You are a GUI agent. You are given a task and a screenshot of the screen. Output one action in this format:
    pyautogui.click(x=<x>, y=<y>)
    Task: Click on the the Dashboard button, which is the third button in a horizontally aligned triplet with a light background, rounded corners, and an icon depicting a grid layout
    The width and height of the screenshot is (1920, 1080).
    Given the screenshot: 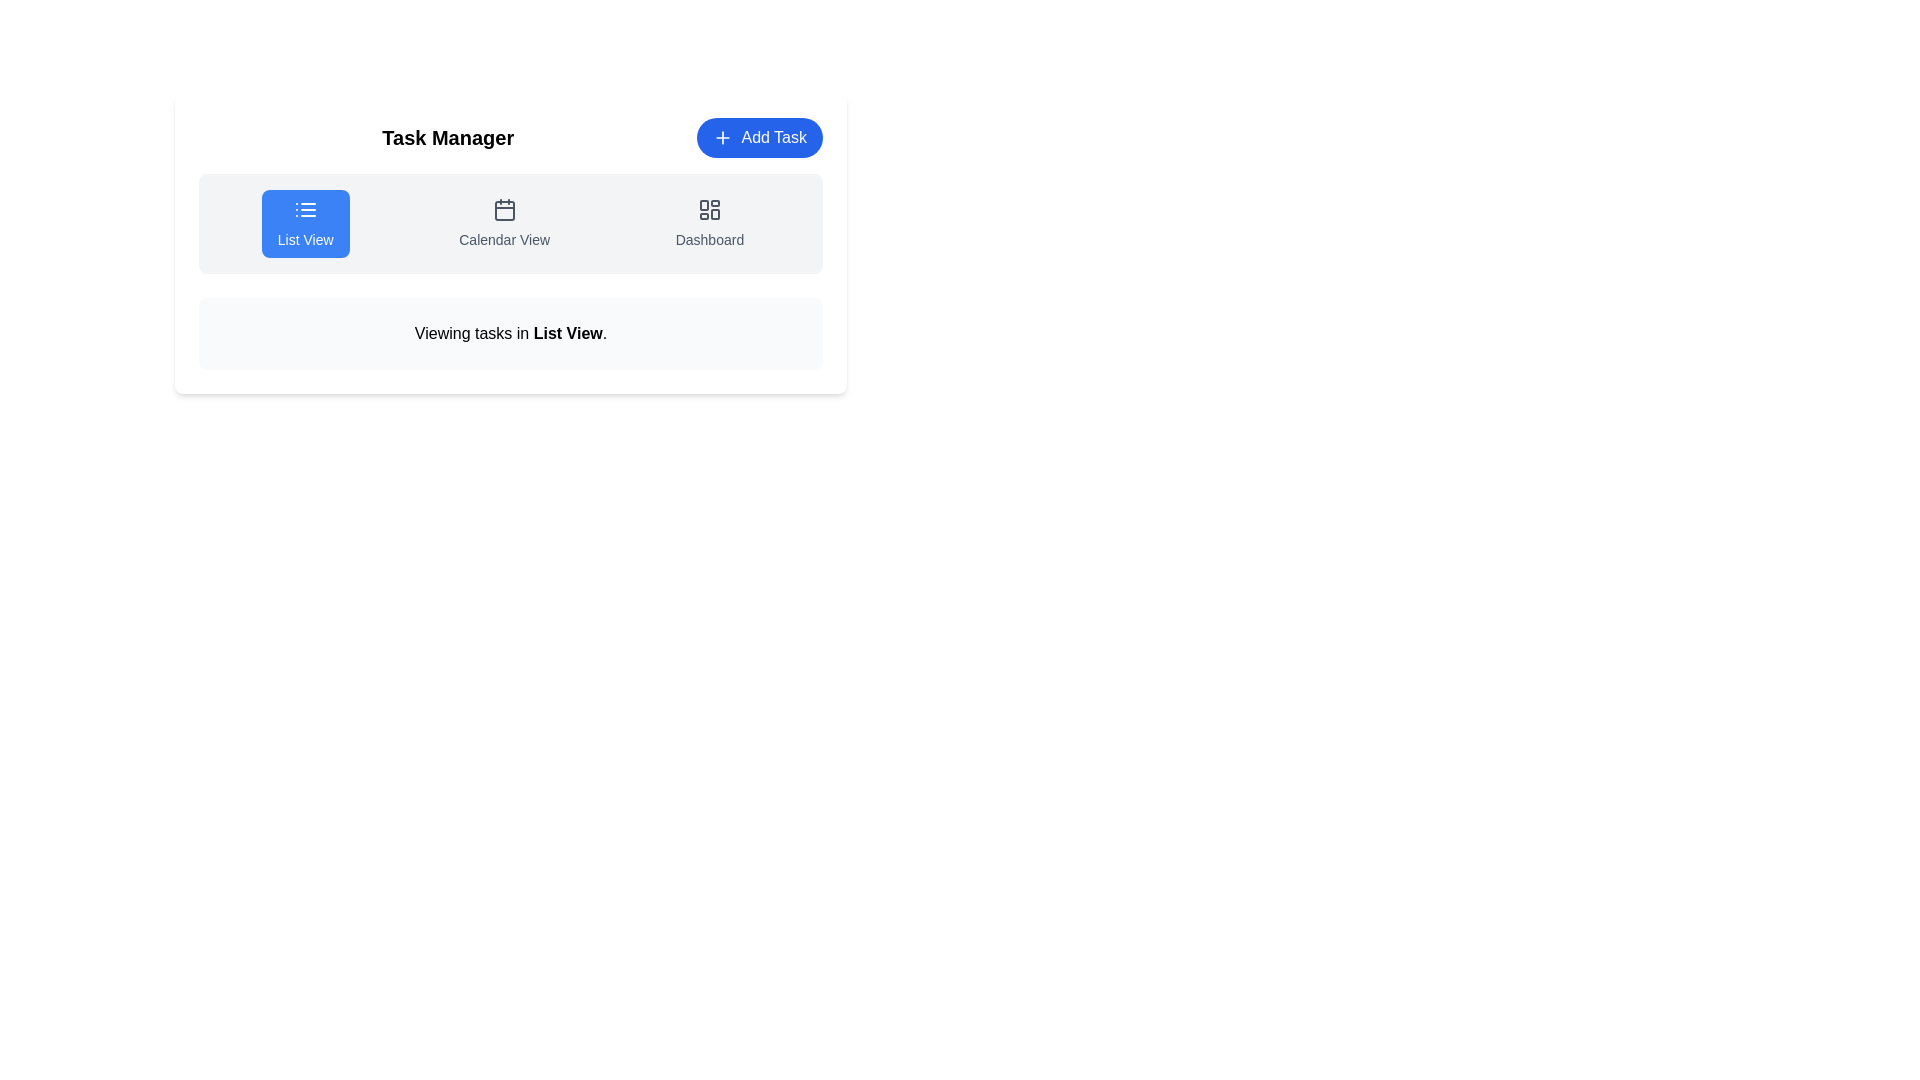 What is the action you would take?
    pyautogui.click(x=709, y=223)
    